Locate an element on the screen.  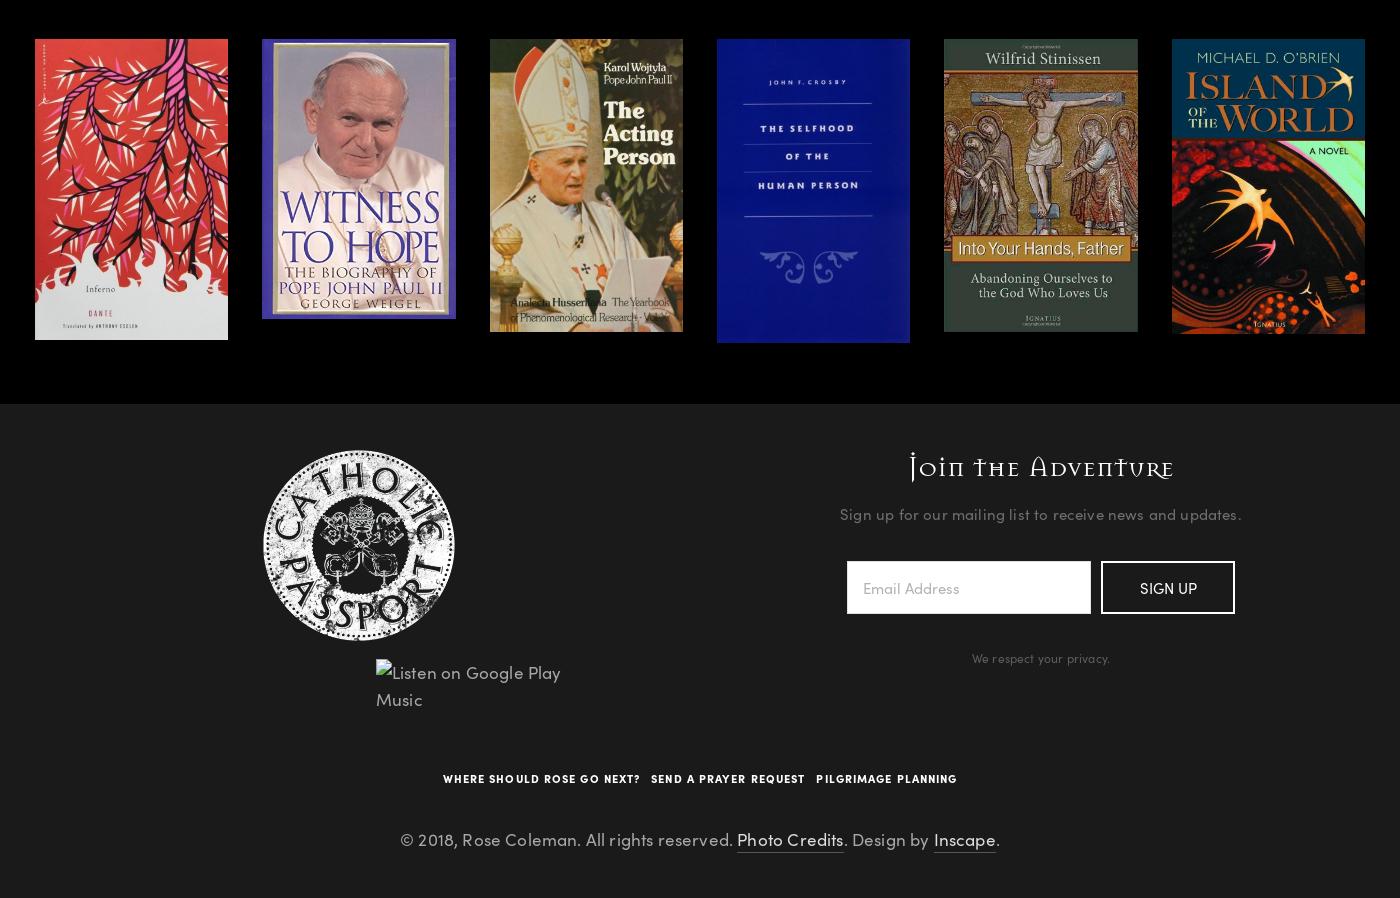
'Photo Credits' is located at coordinates (790, 839).